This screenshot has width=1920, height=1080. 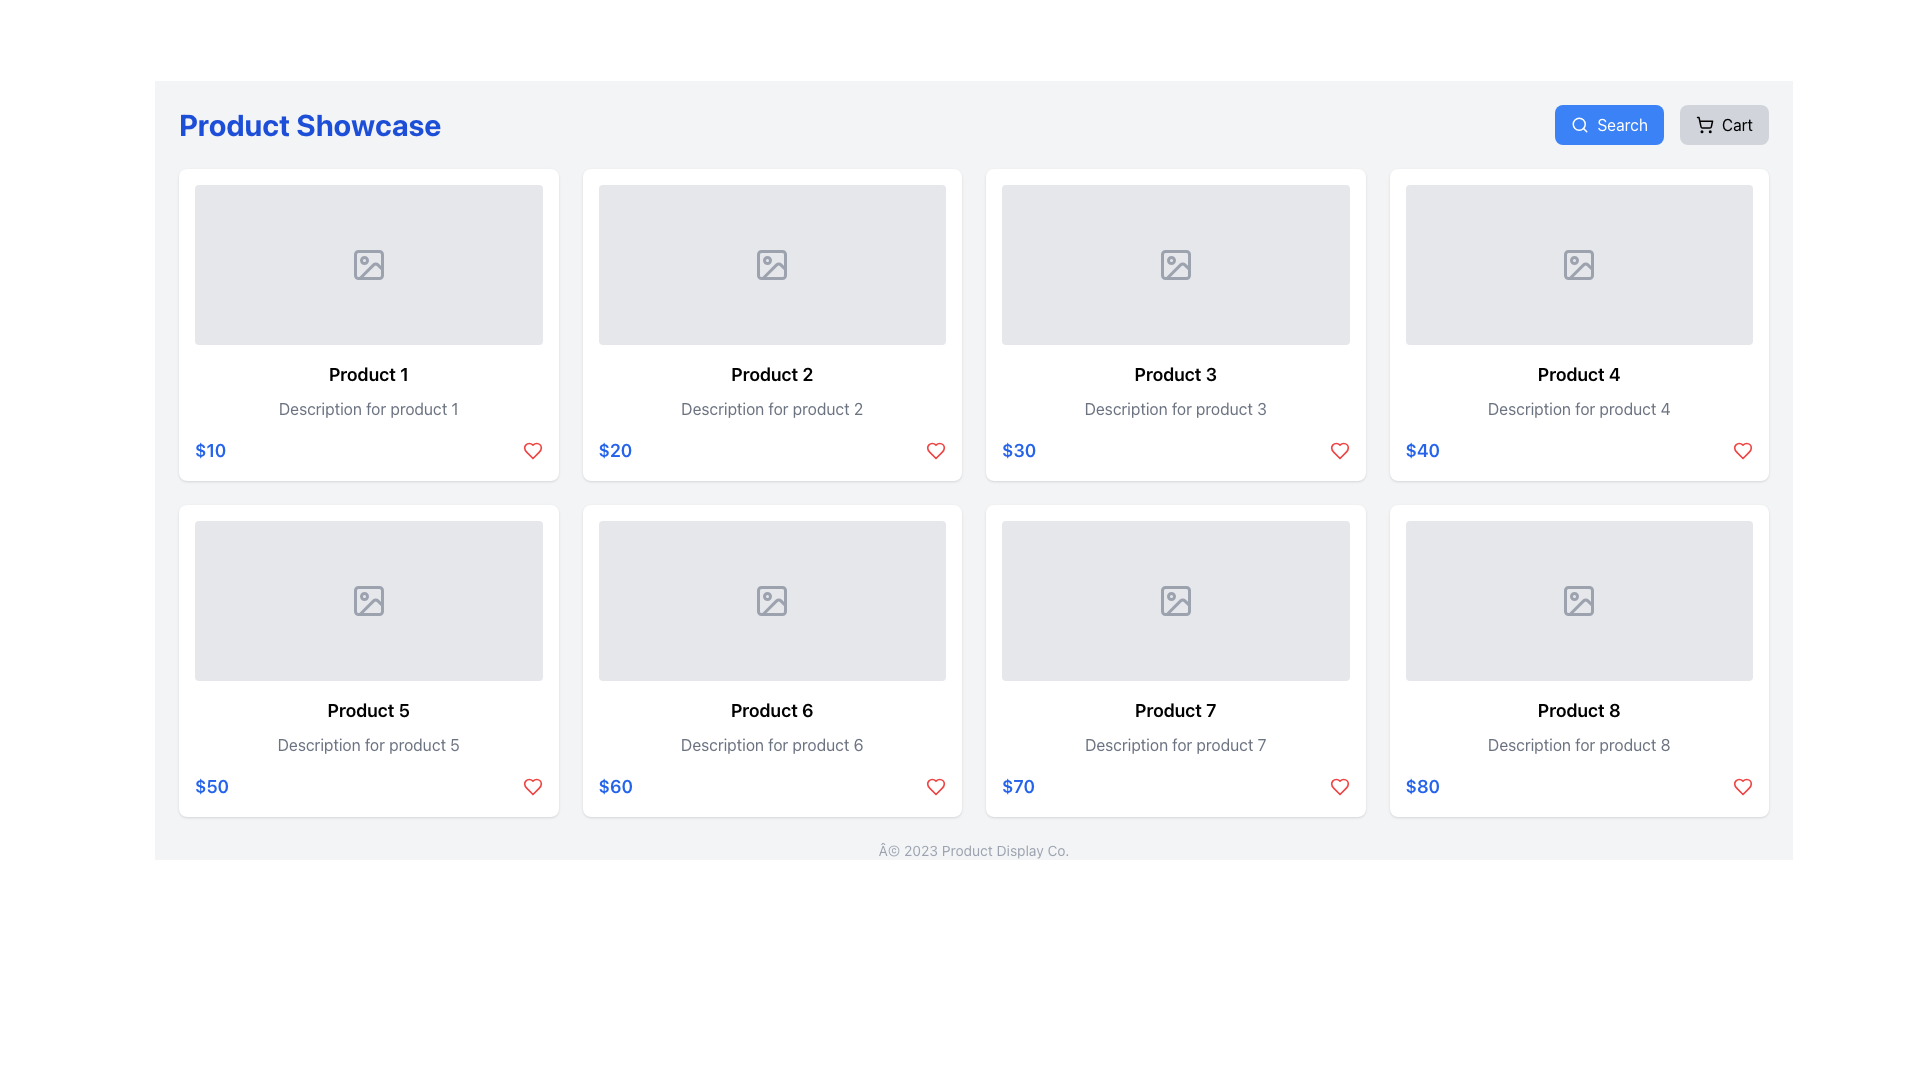 What do you see at coordinates (1578, 709) in the screenshot?
I see `text content of the bold 'Product 8' label located in the lower section of the card for 'Product 8'` at bounding box center [1578, 709].